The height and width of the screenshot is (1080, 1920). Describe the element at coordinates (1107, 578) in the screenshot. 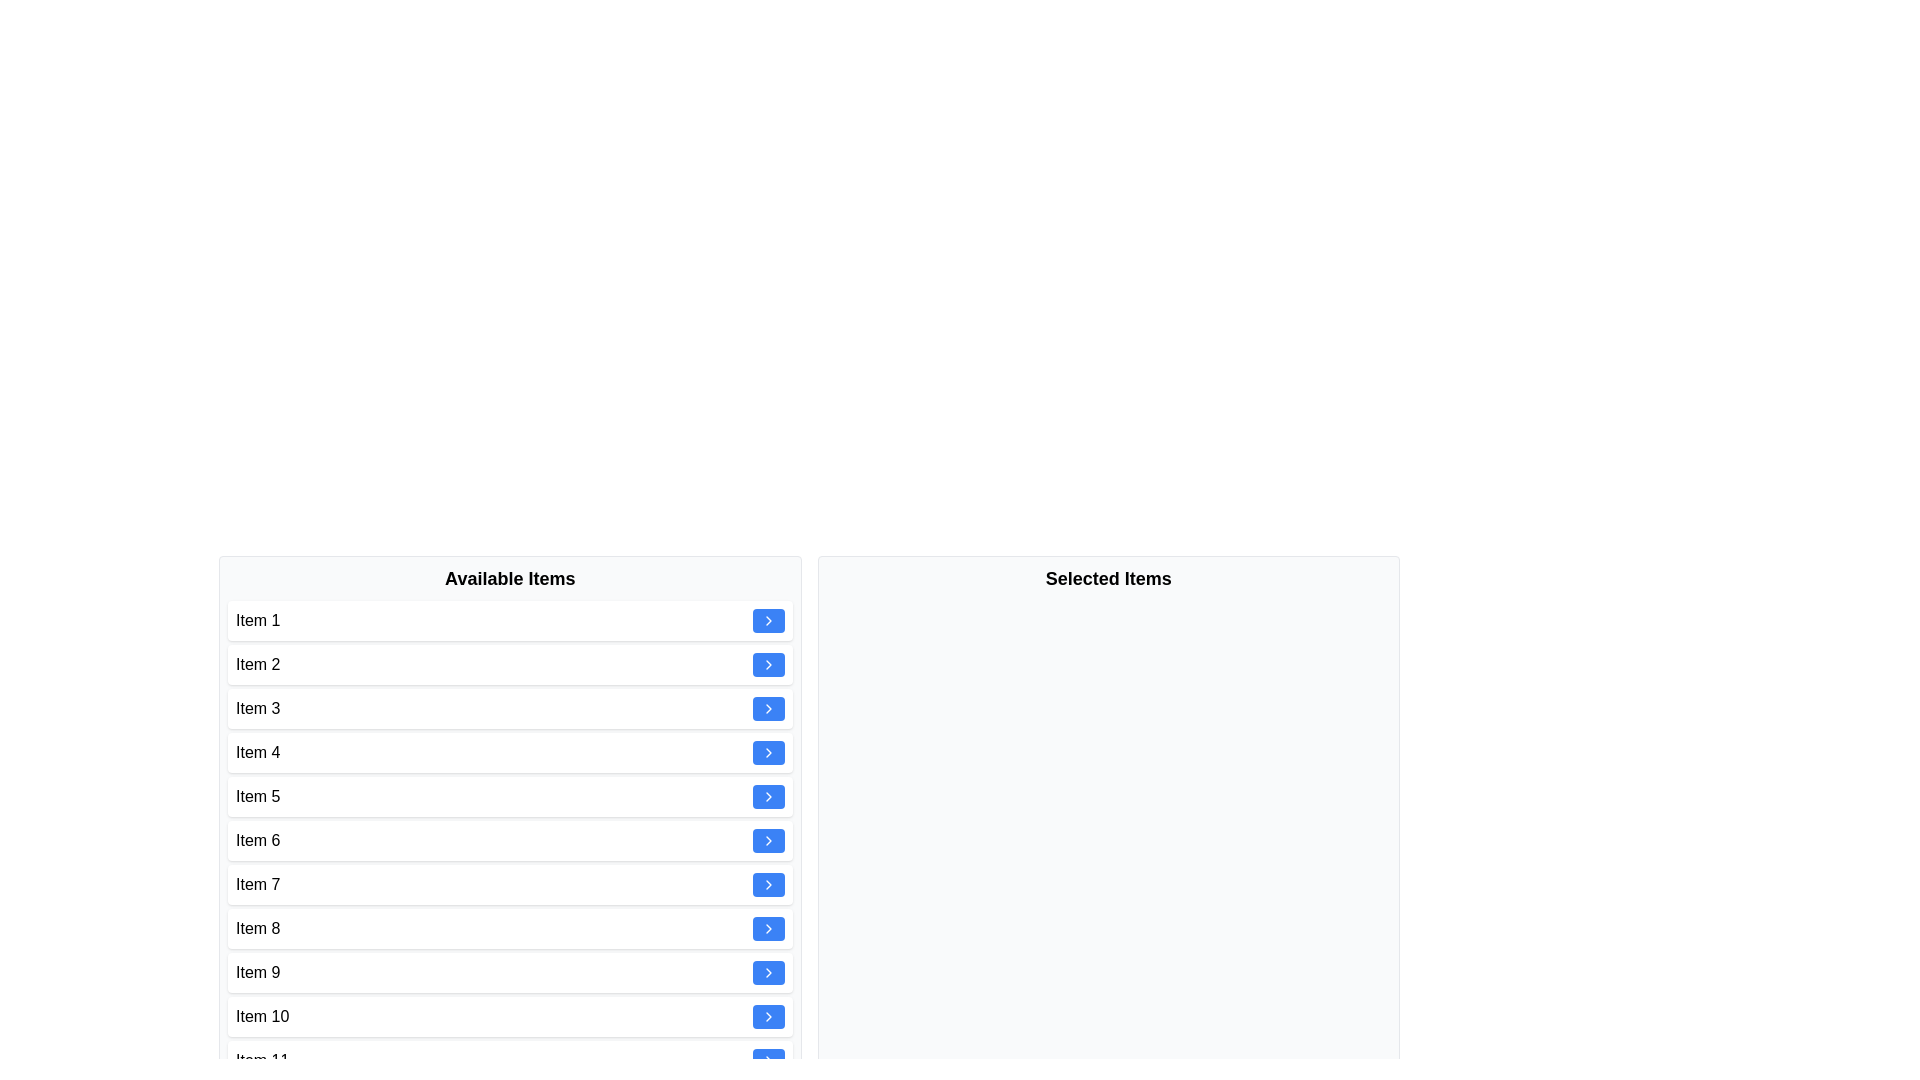

I see `the 'Selected Items' header text, which is bold and large, located at the top-center of the panel with a light gray background` at that location.